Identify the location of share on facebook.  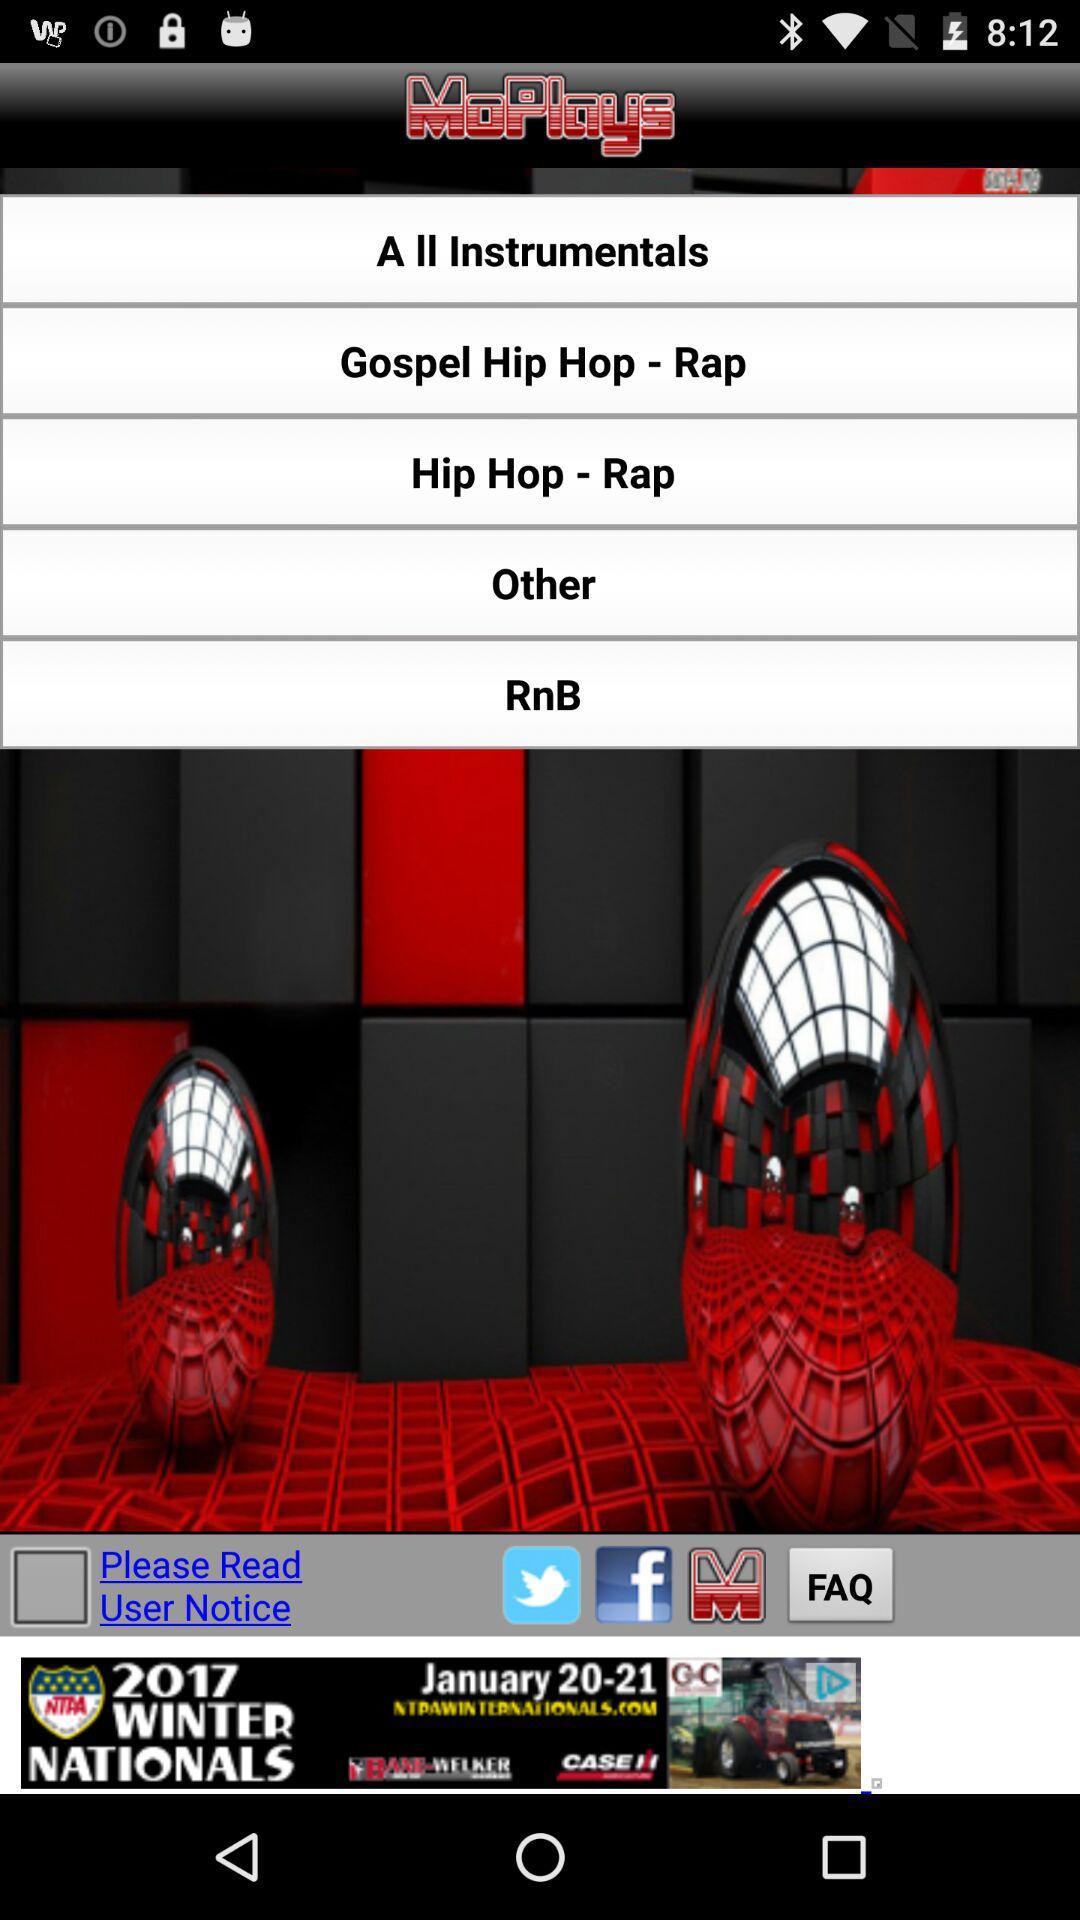
(634, 1584).